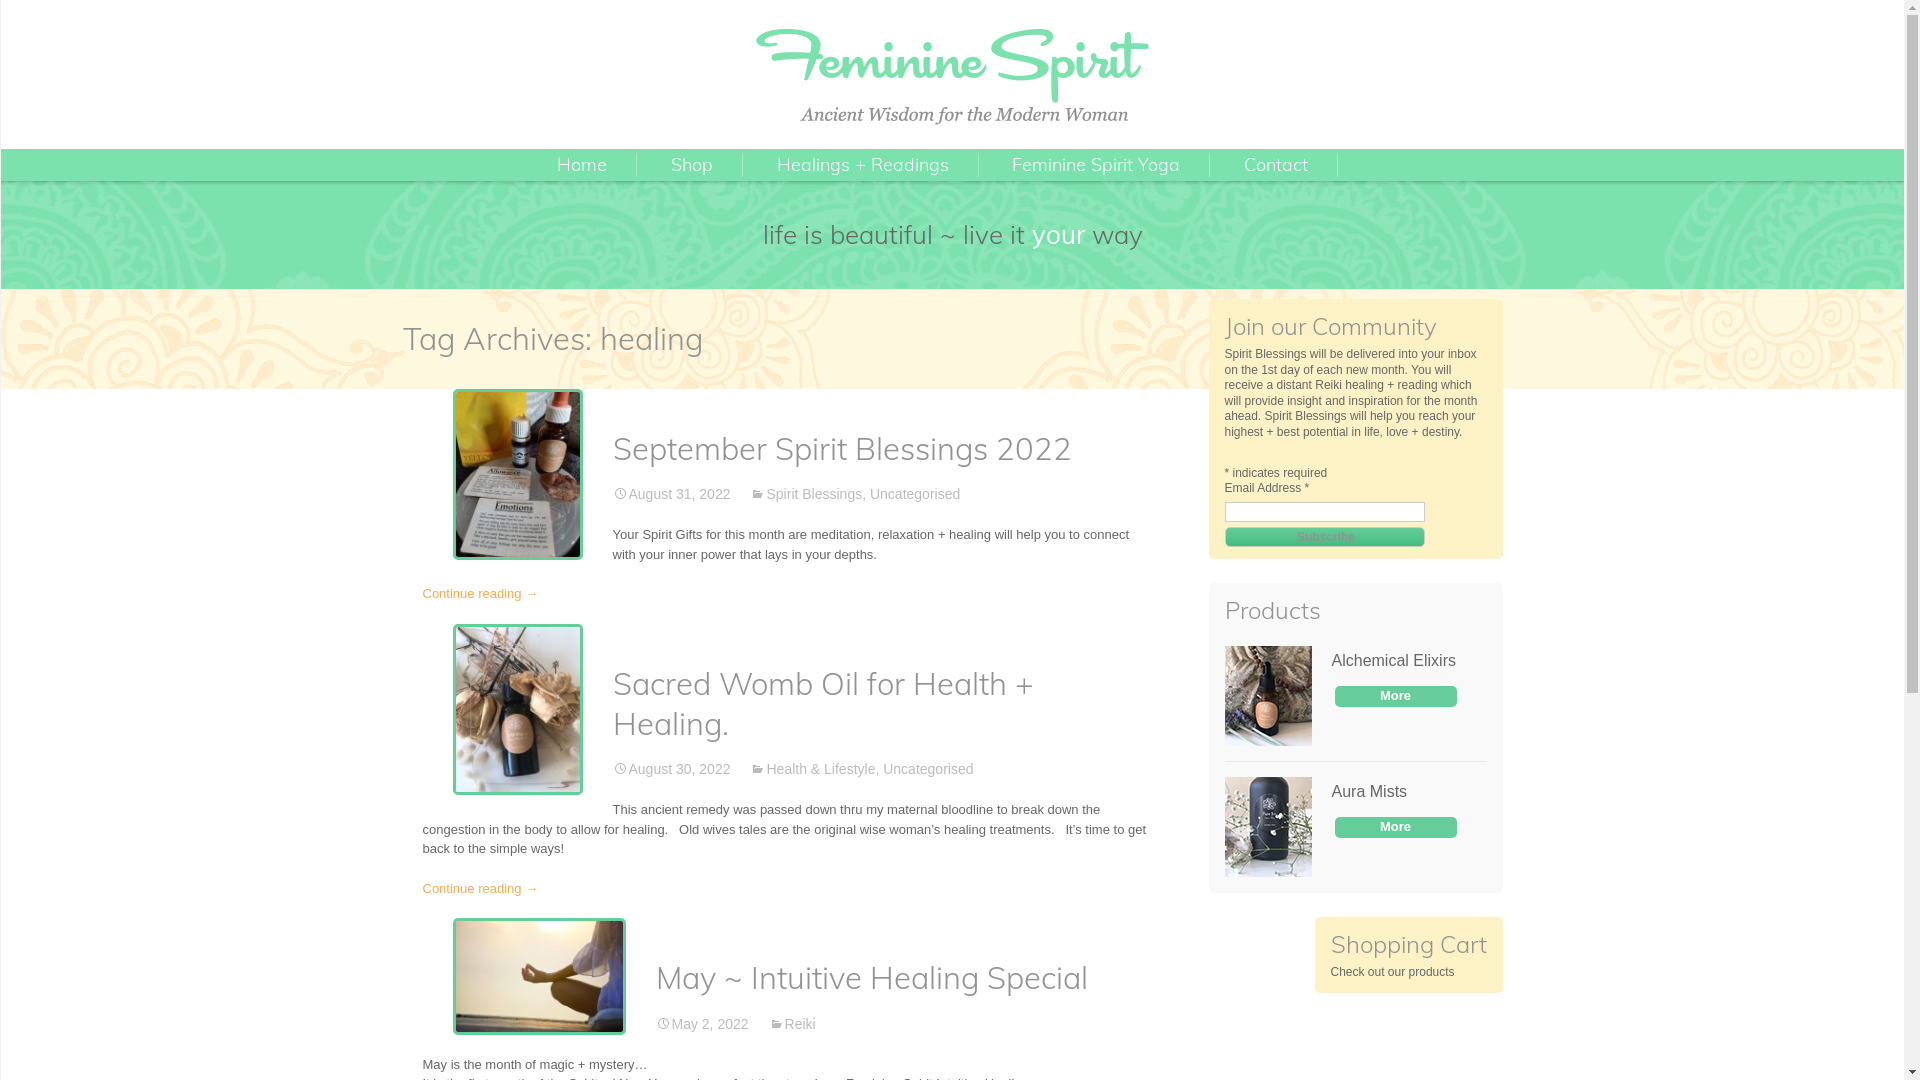 This screenshot has height=1080, width=1920. I want to click on 'August 31, 2022', so click(671, 493).